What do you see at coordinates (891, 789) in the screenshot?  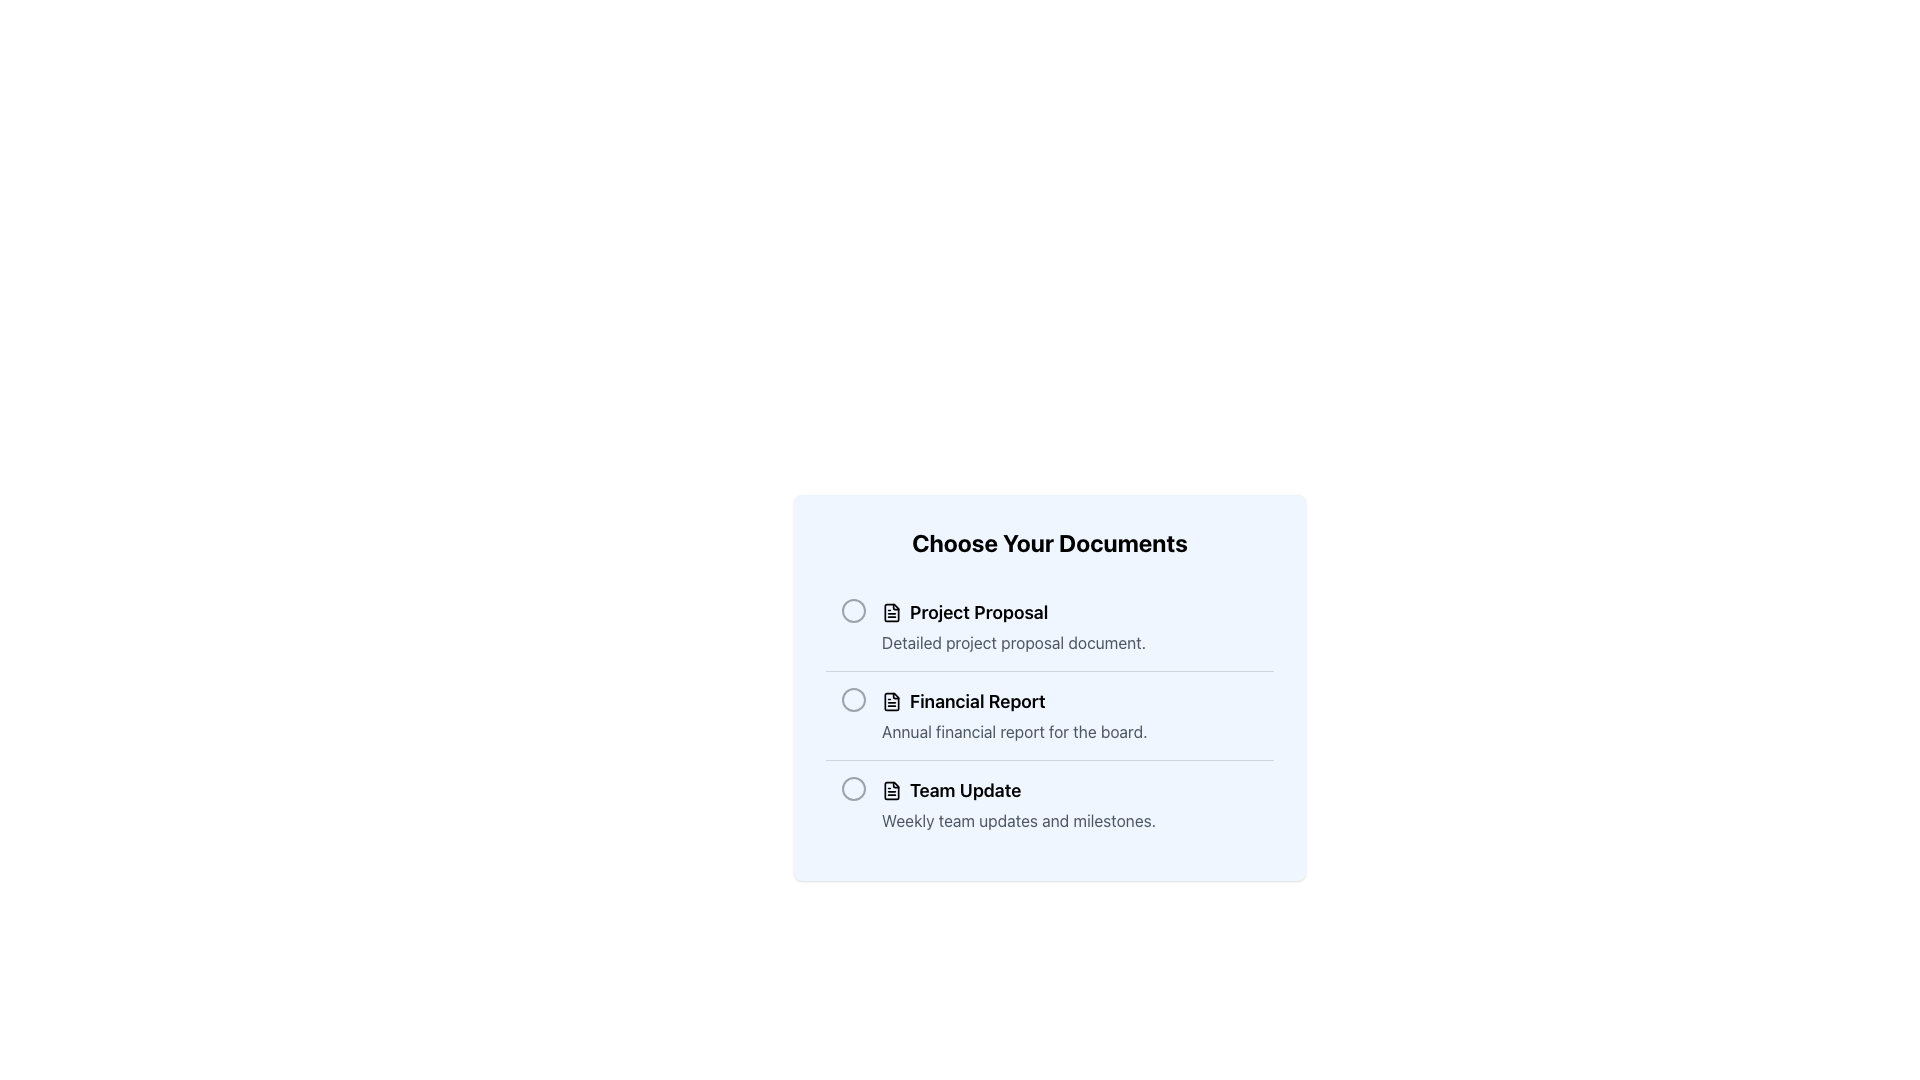 I see `the document icon for 'Team Update', which appears as a rectangular file with a folded corner at the top right, located to the left of the text 'Team Update'` at bounding box center [891, 789].